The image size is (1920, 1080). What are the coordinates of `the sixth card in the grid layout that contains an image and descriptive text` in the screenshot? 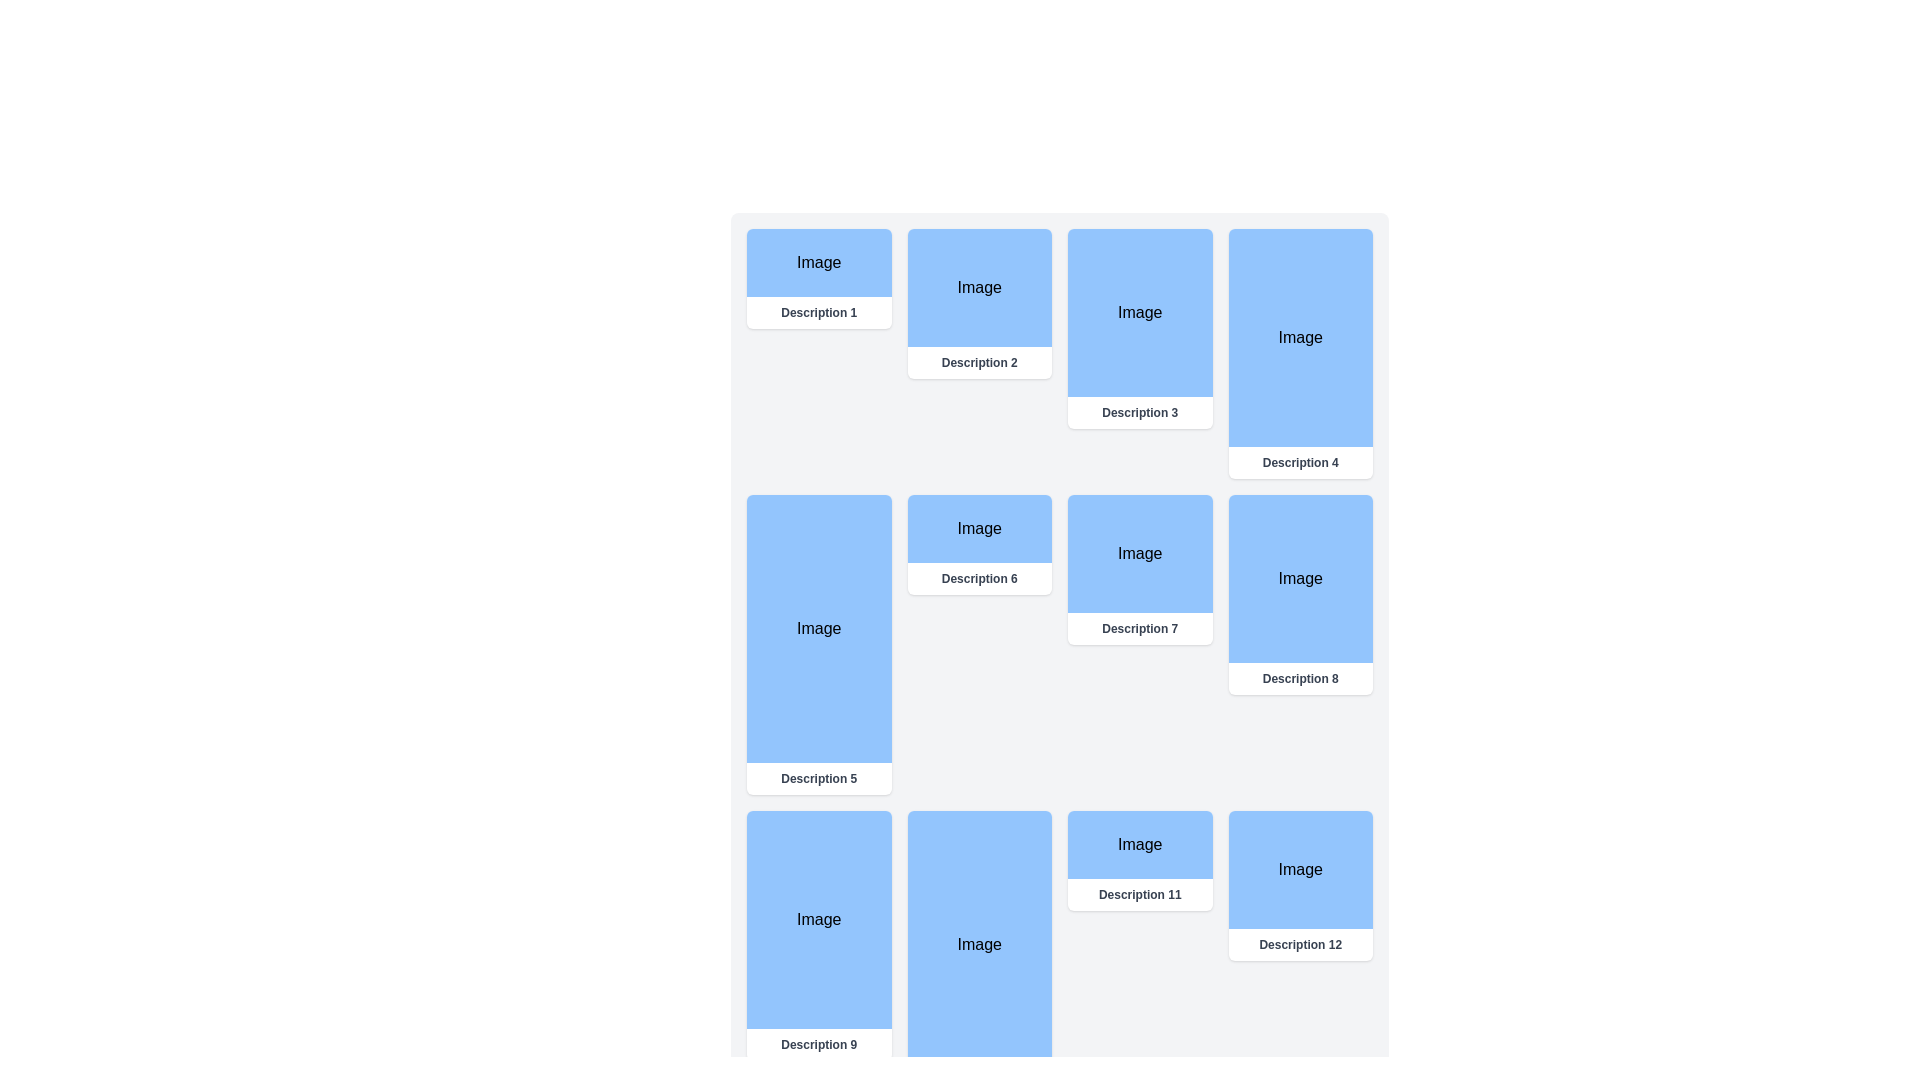 It's located at (979, 544).